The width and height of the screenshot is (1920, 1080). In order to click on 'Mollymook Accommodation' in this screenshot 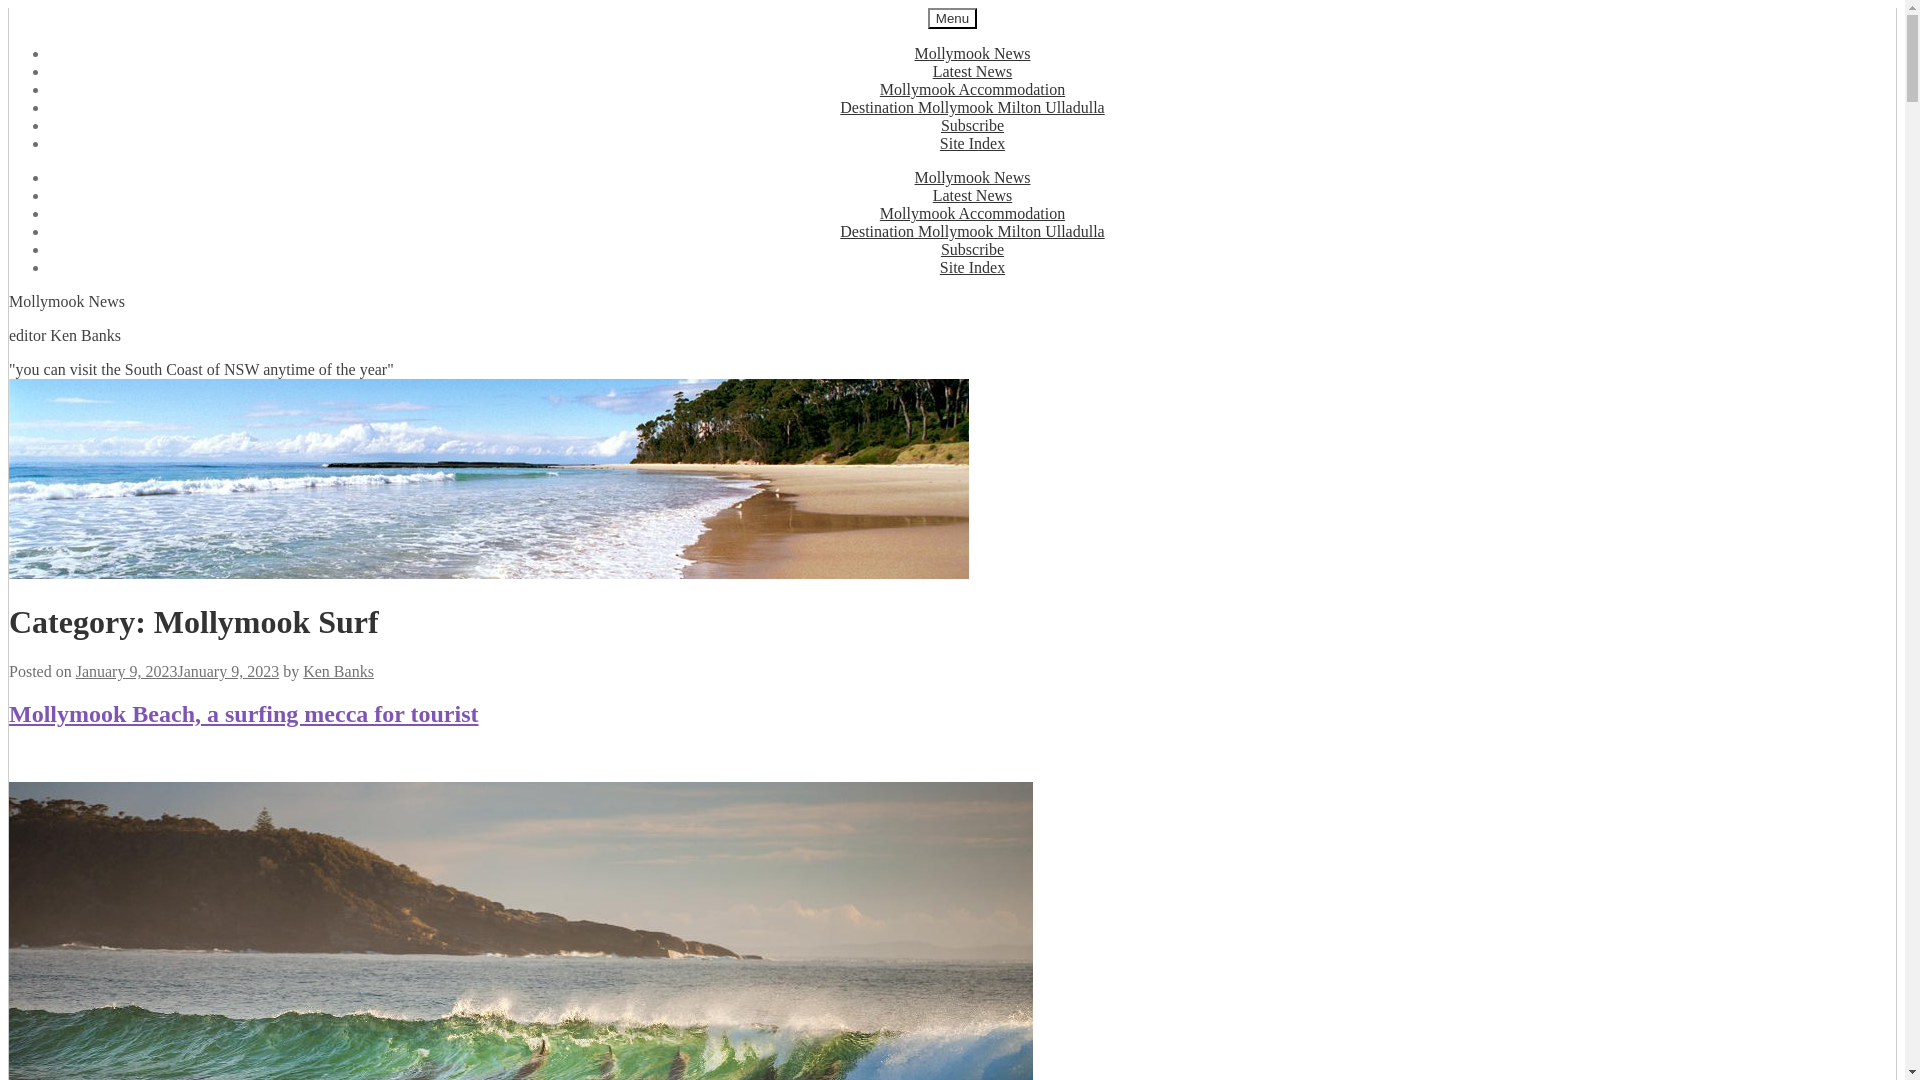, I will do `click(879, 213)`.